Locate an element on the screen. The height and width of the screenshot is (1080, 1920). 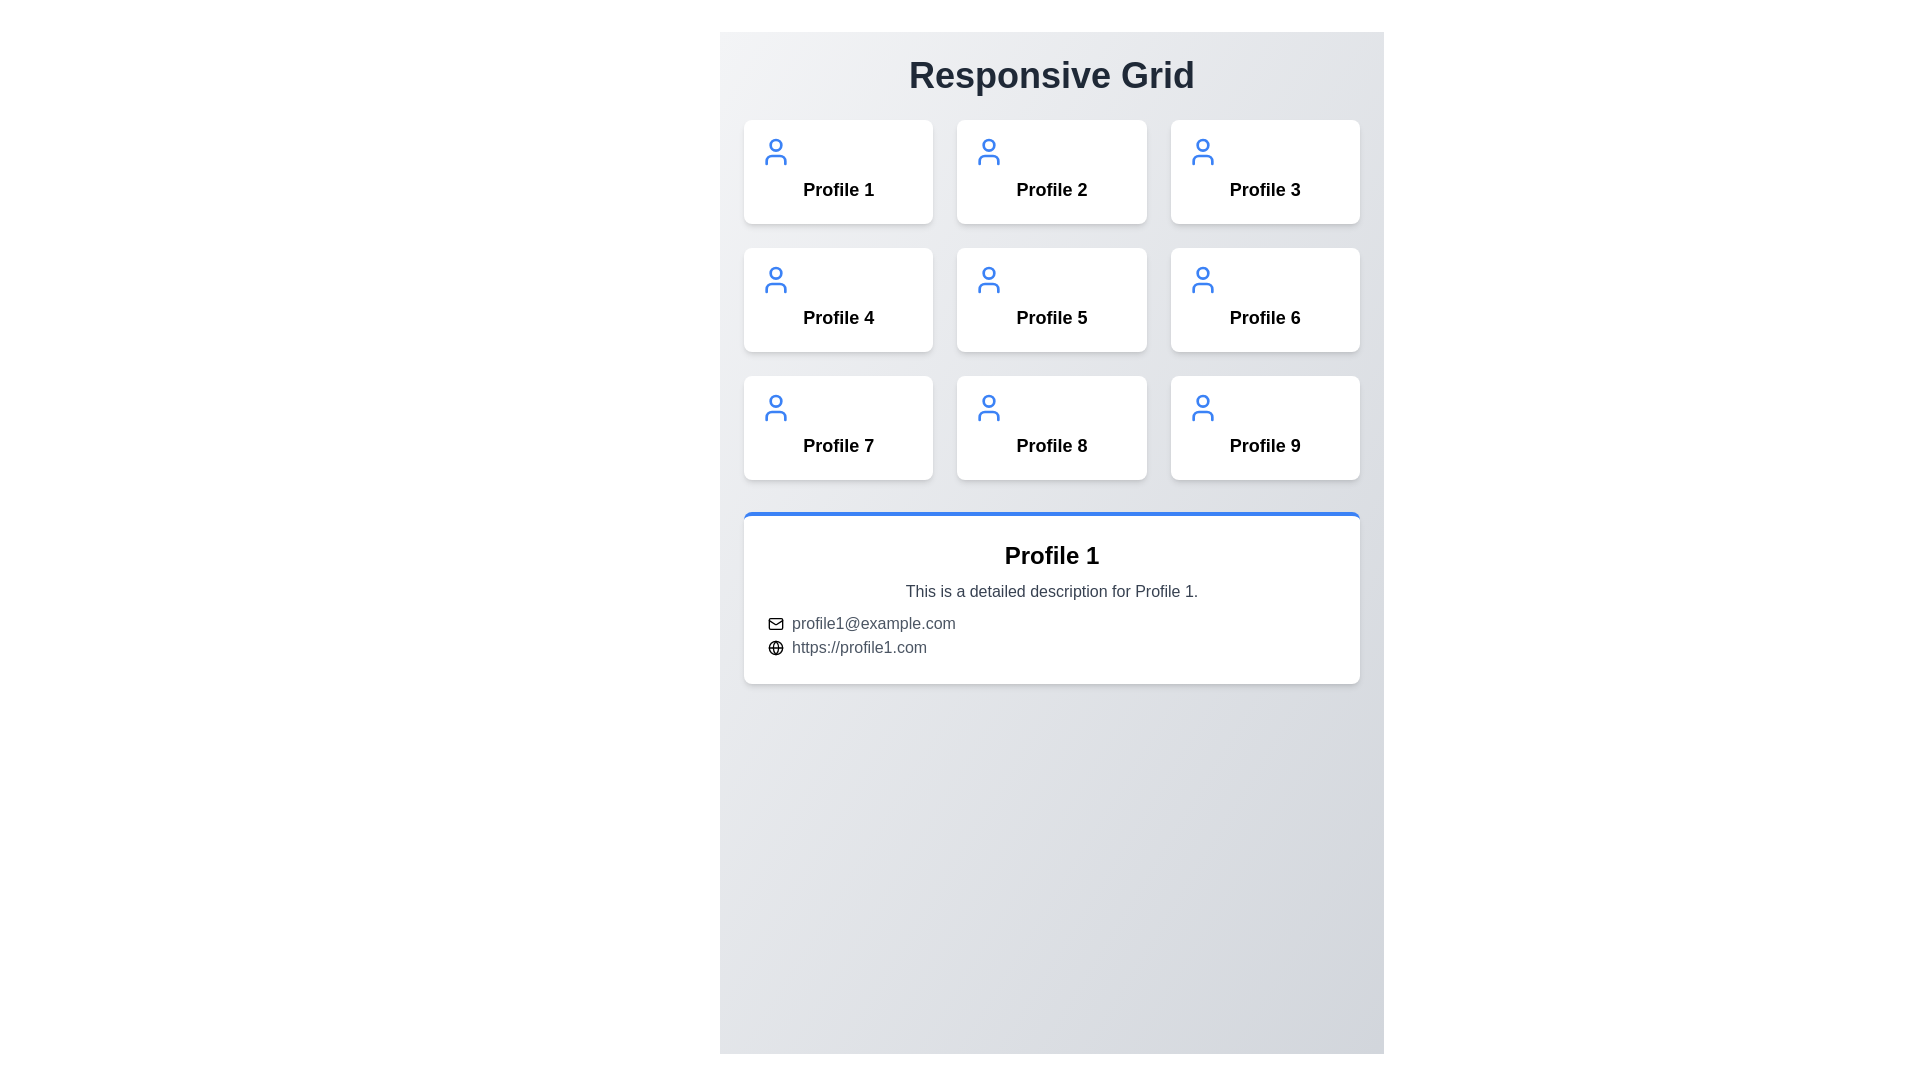
value of the bold, black text displaying 'Profile 2', which is the main title of the second card in the grid layout is located at coordinates (1050, 189).